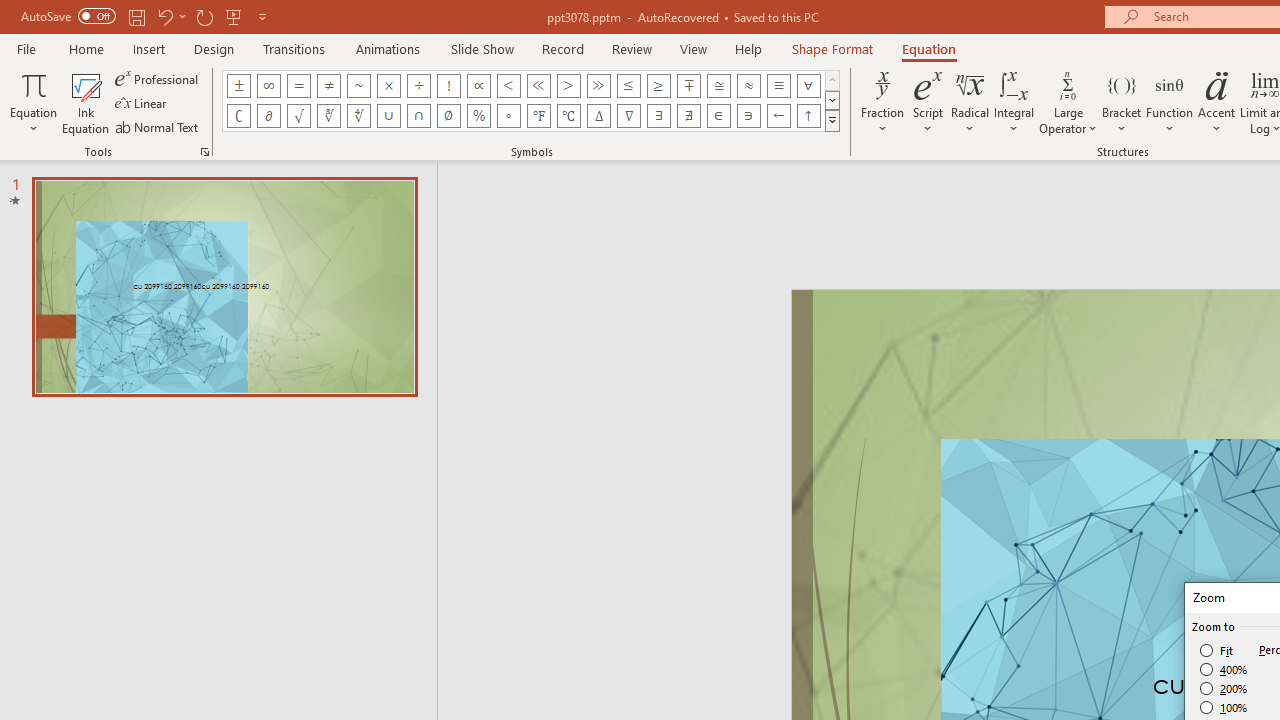 The width and height of the screenshot is (1280, 720). Describe the element at coordinates (659, 85) in the screenshot. I see `'Equation Symbol Greater Than or Equal To'` at that location.